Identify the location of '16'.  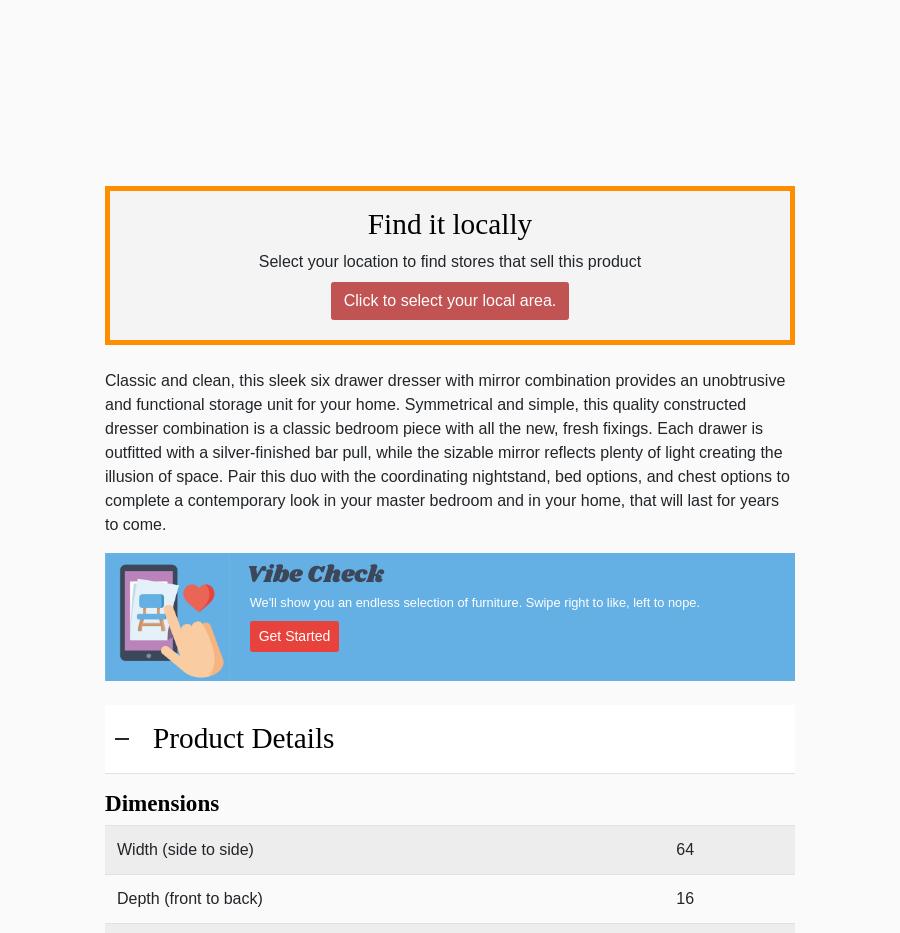
(675, 898).